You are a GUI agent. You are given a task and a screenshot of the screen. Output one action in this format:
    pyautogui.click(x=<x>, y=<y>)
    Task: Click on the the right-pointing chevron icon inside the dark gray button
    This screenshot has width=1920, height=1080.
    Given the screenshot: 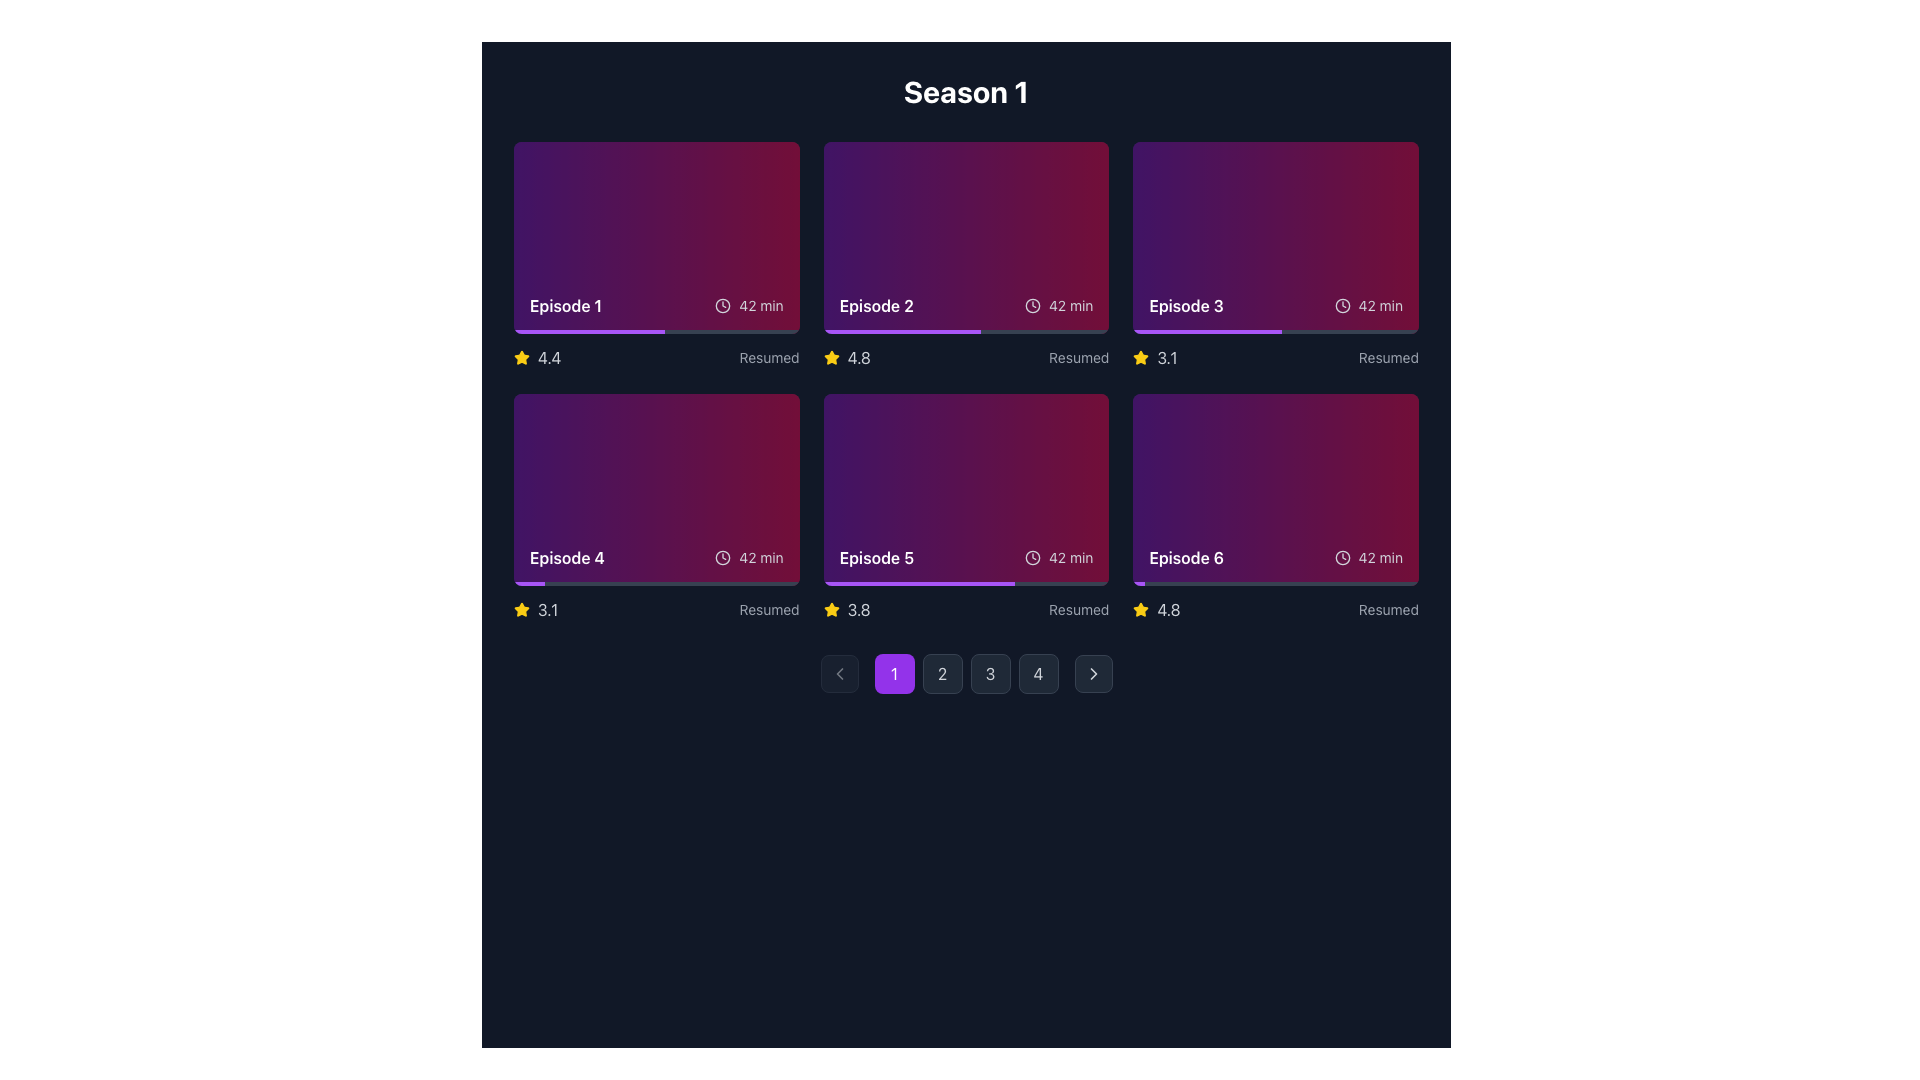 What is the action you would take?
    pyautogui.click(x=1092, y=674)
    